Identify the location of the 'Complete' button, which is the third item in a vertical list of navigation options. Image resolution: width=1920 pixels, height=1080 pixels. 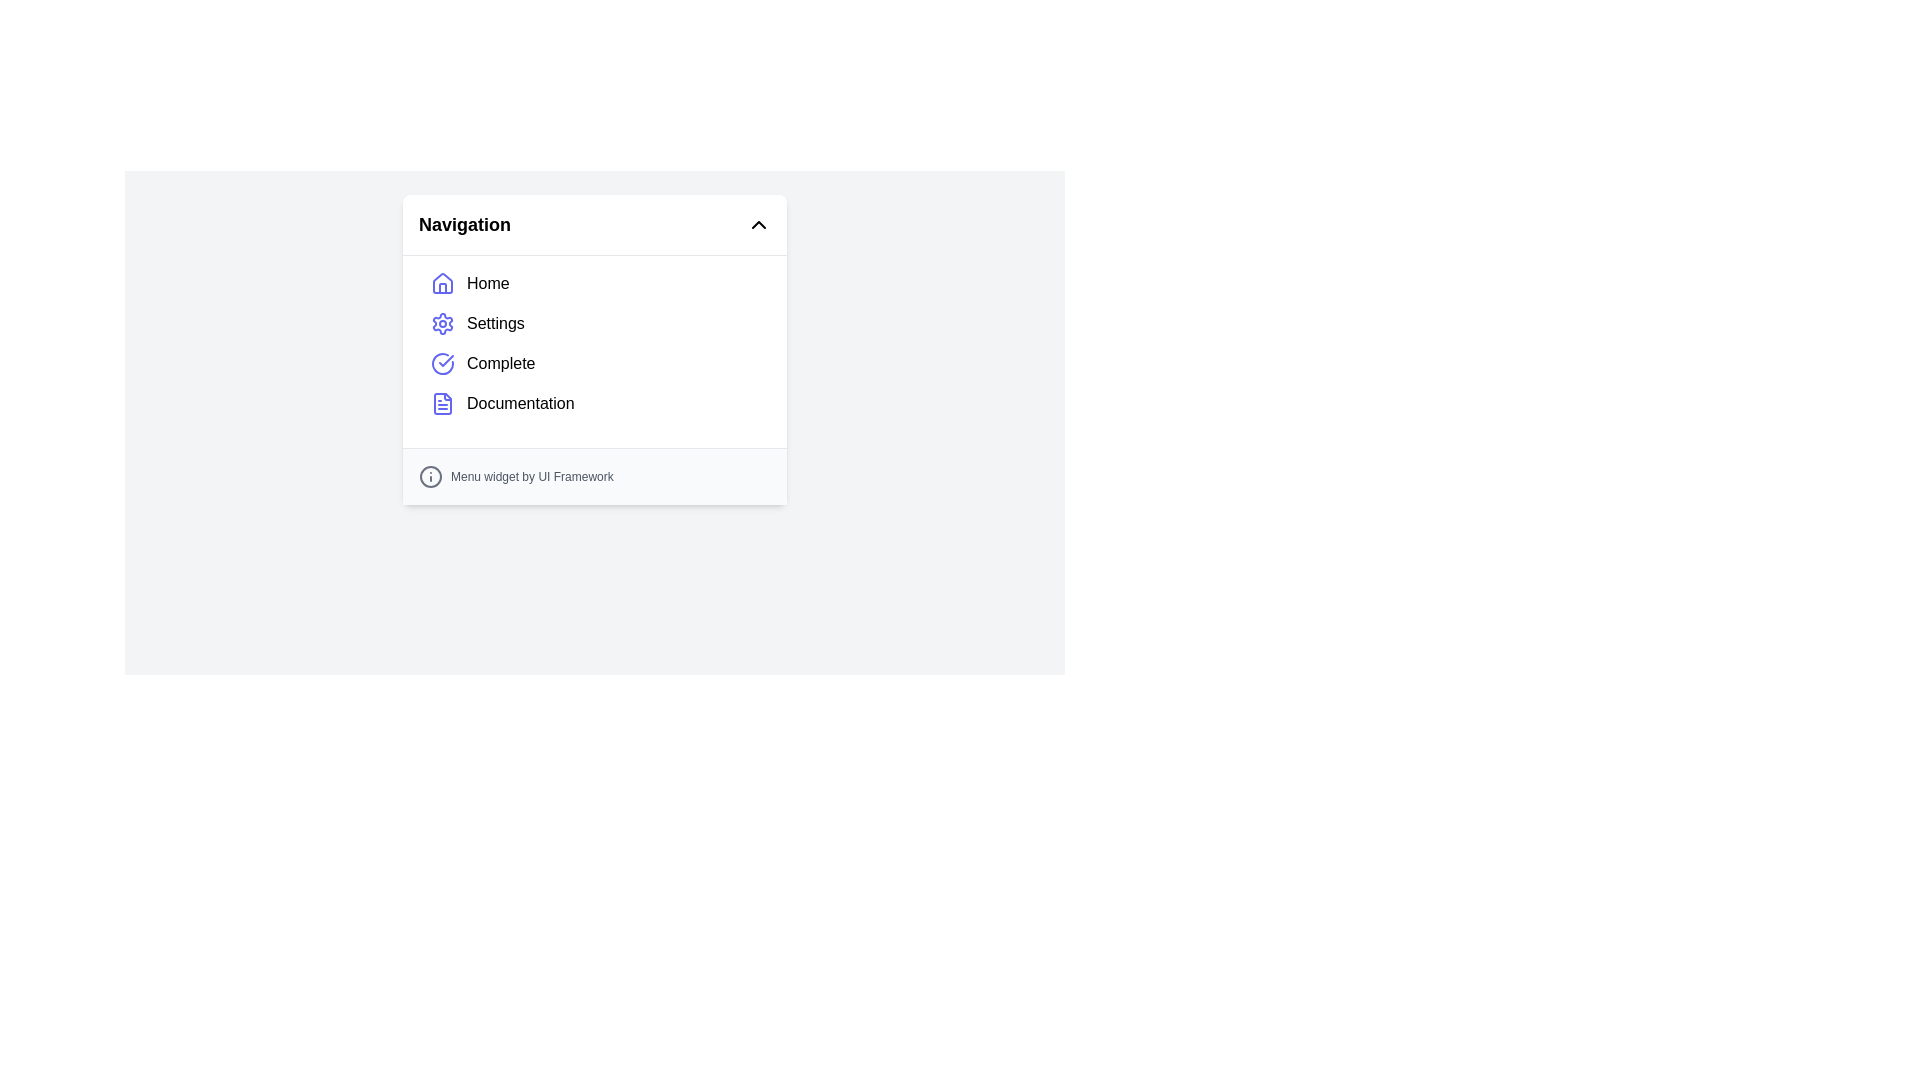
(594, 363).